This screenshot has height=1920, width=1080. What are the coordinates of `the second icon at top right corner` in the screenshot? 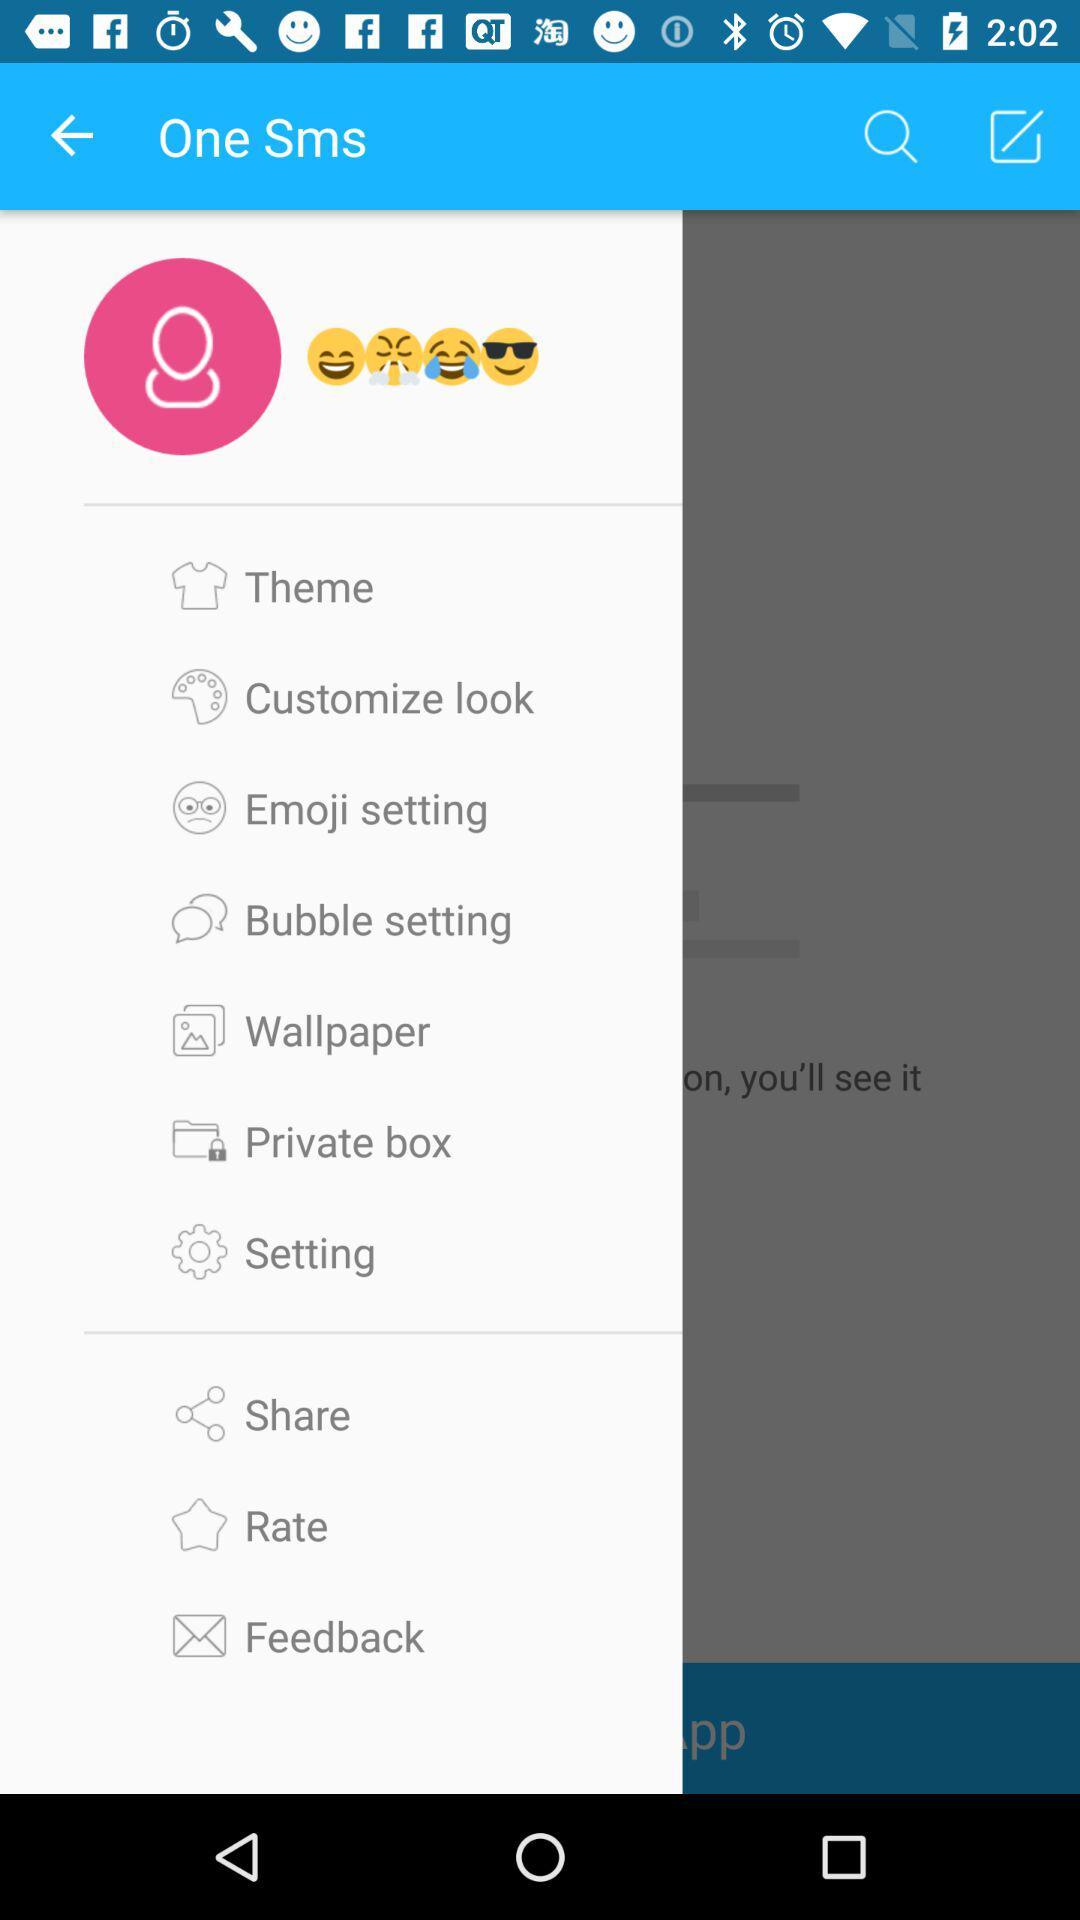 It's located at (1017, 136).